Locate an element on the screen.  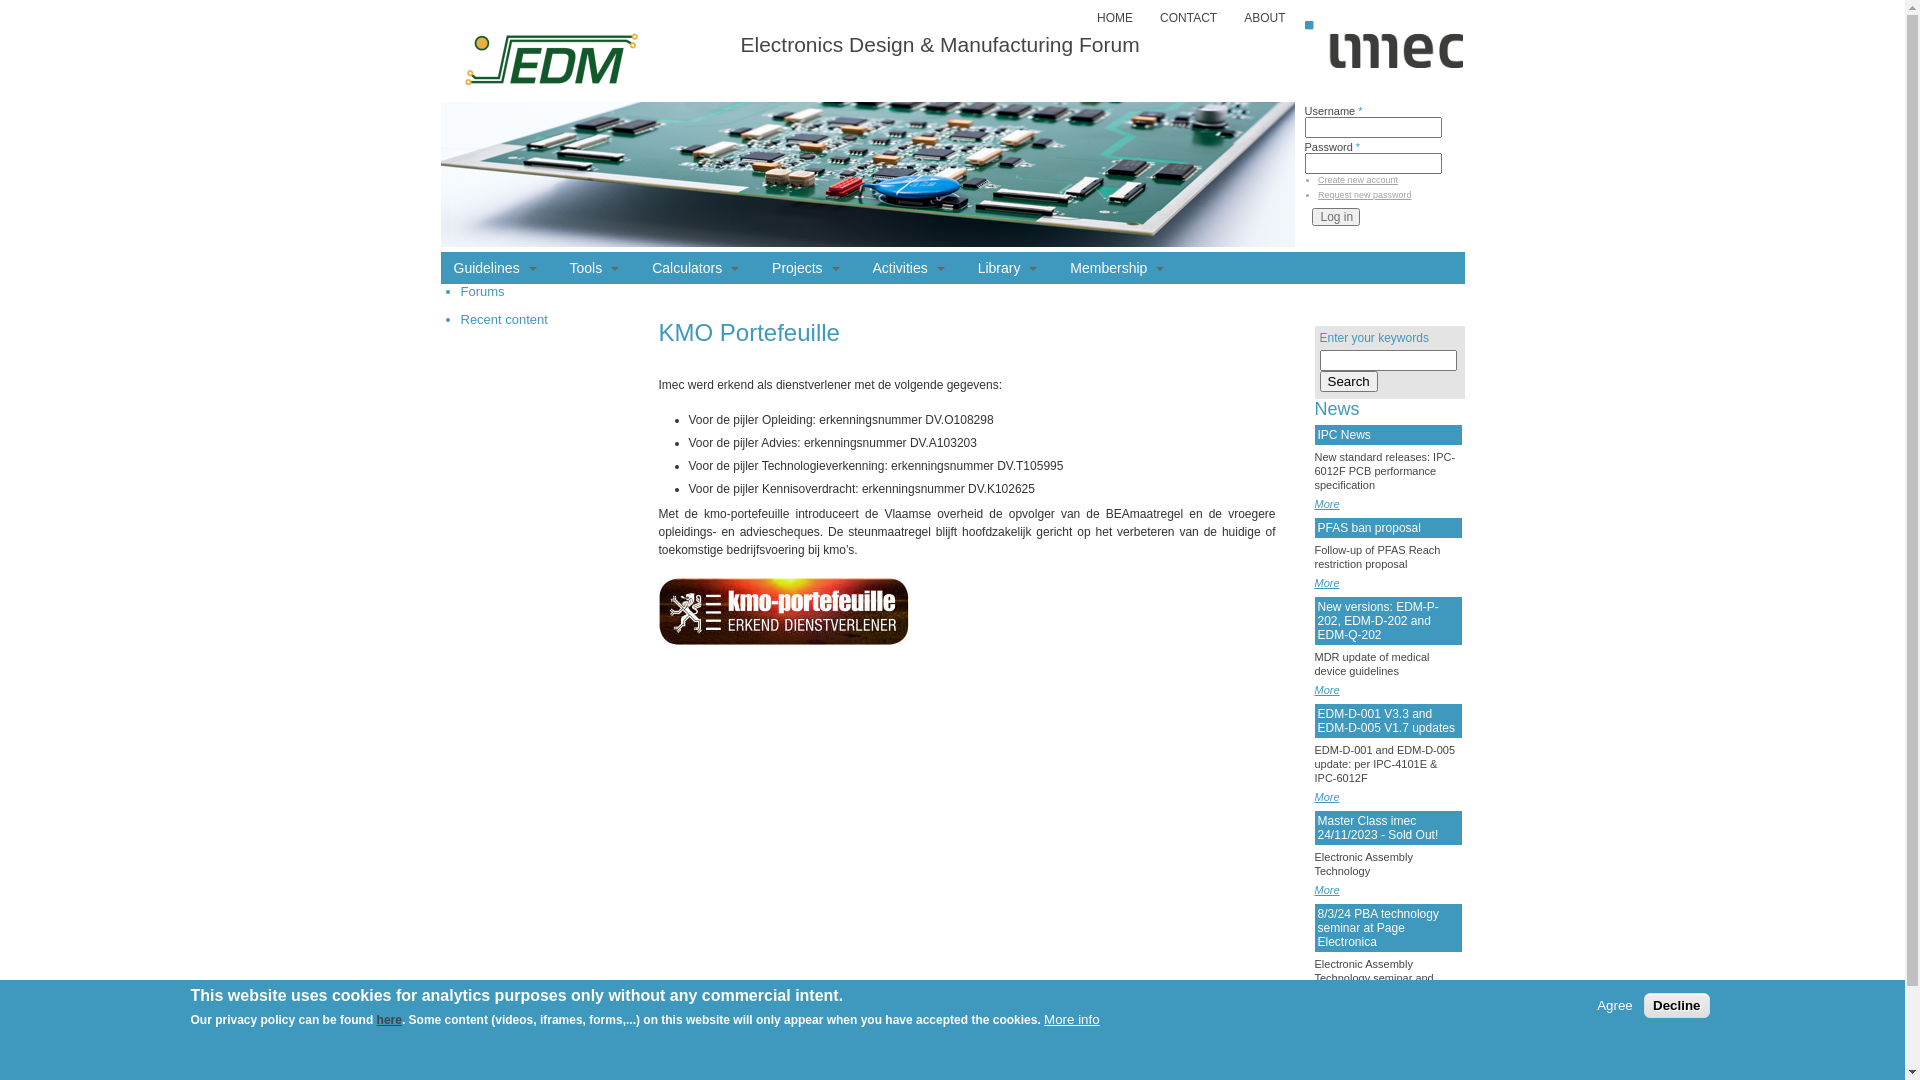
'More info' is located at coordinates (1042, 1019).